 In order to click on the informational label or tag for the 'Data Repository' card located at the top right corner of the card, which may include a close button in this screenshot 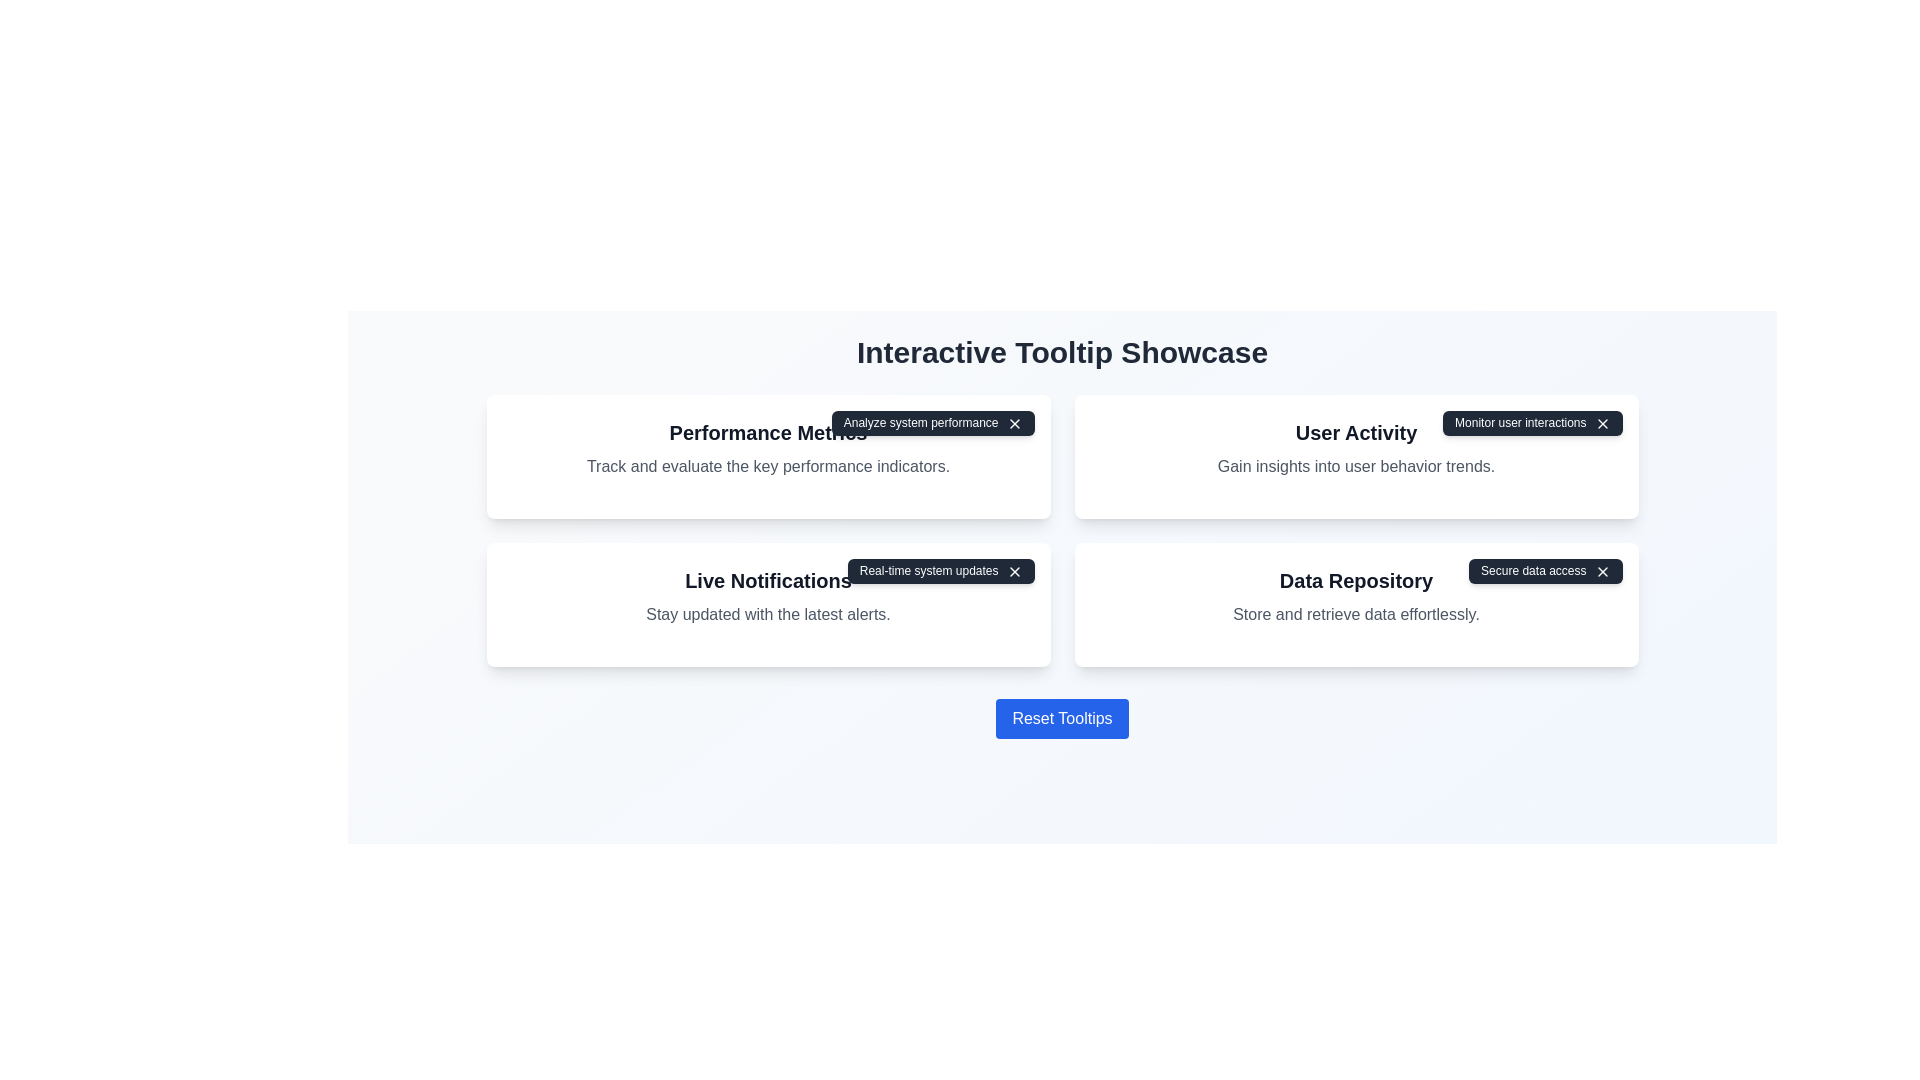, I will do `click(1544, 571)`.